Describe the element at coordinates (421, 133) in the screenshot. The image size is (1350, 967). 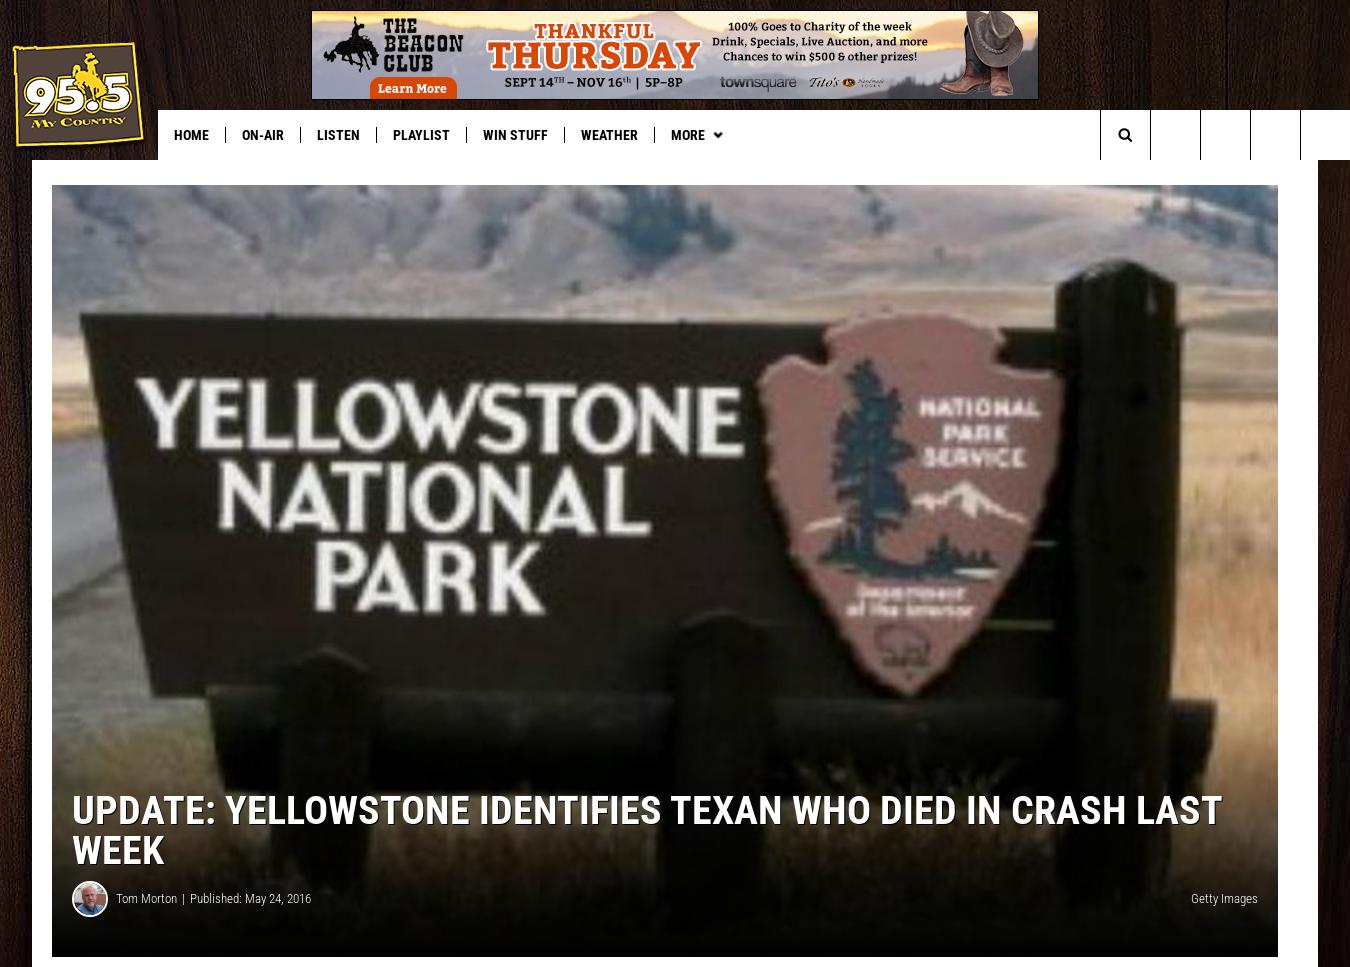
I see `'Playlist'` at that location.